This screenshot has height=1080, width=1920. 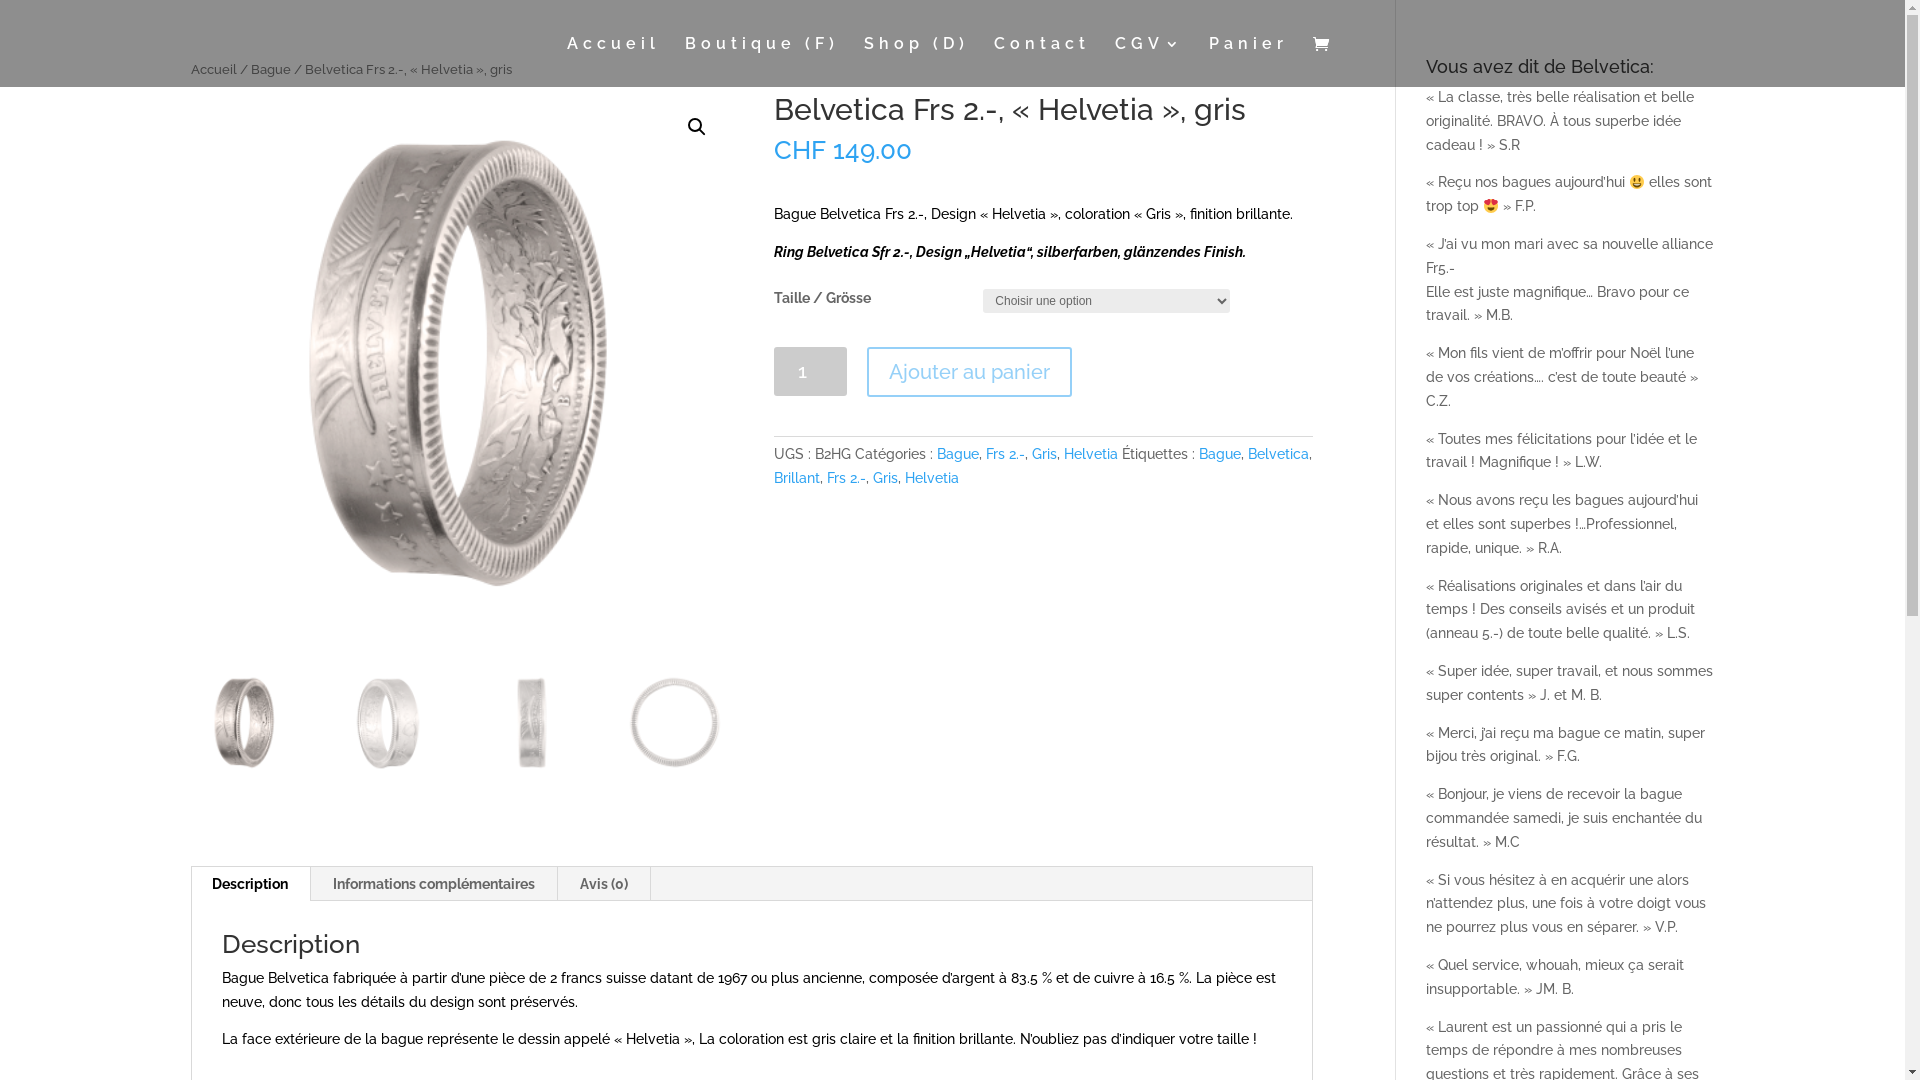 I want to click on 'CGV', so click(x=1112, y=60).